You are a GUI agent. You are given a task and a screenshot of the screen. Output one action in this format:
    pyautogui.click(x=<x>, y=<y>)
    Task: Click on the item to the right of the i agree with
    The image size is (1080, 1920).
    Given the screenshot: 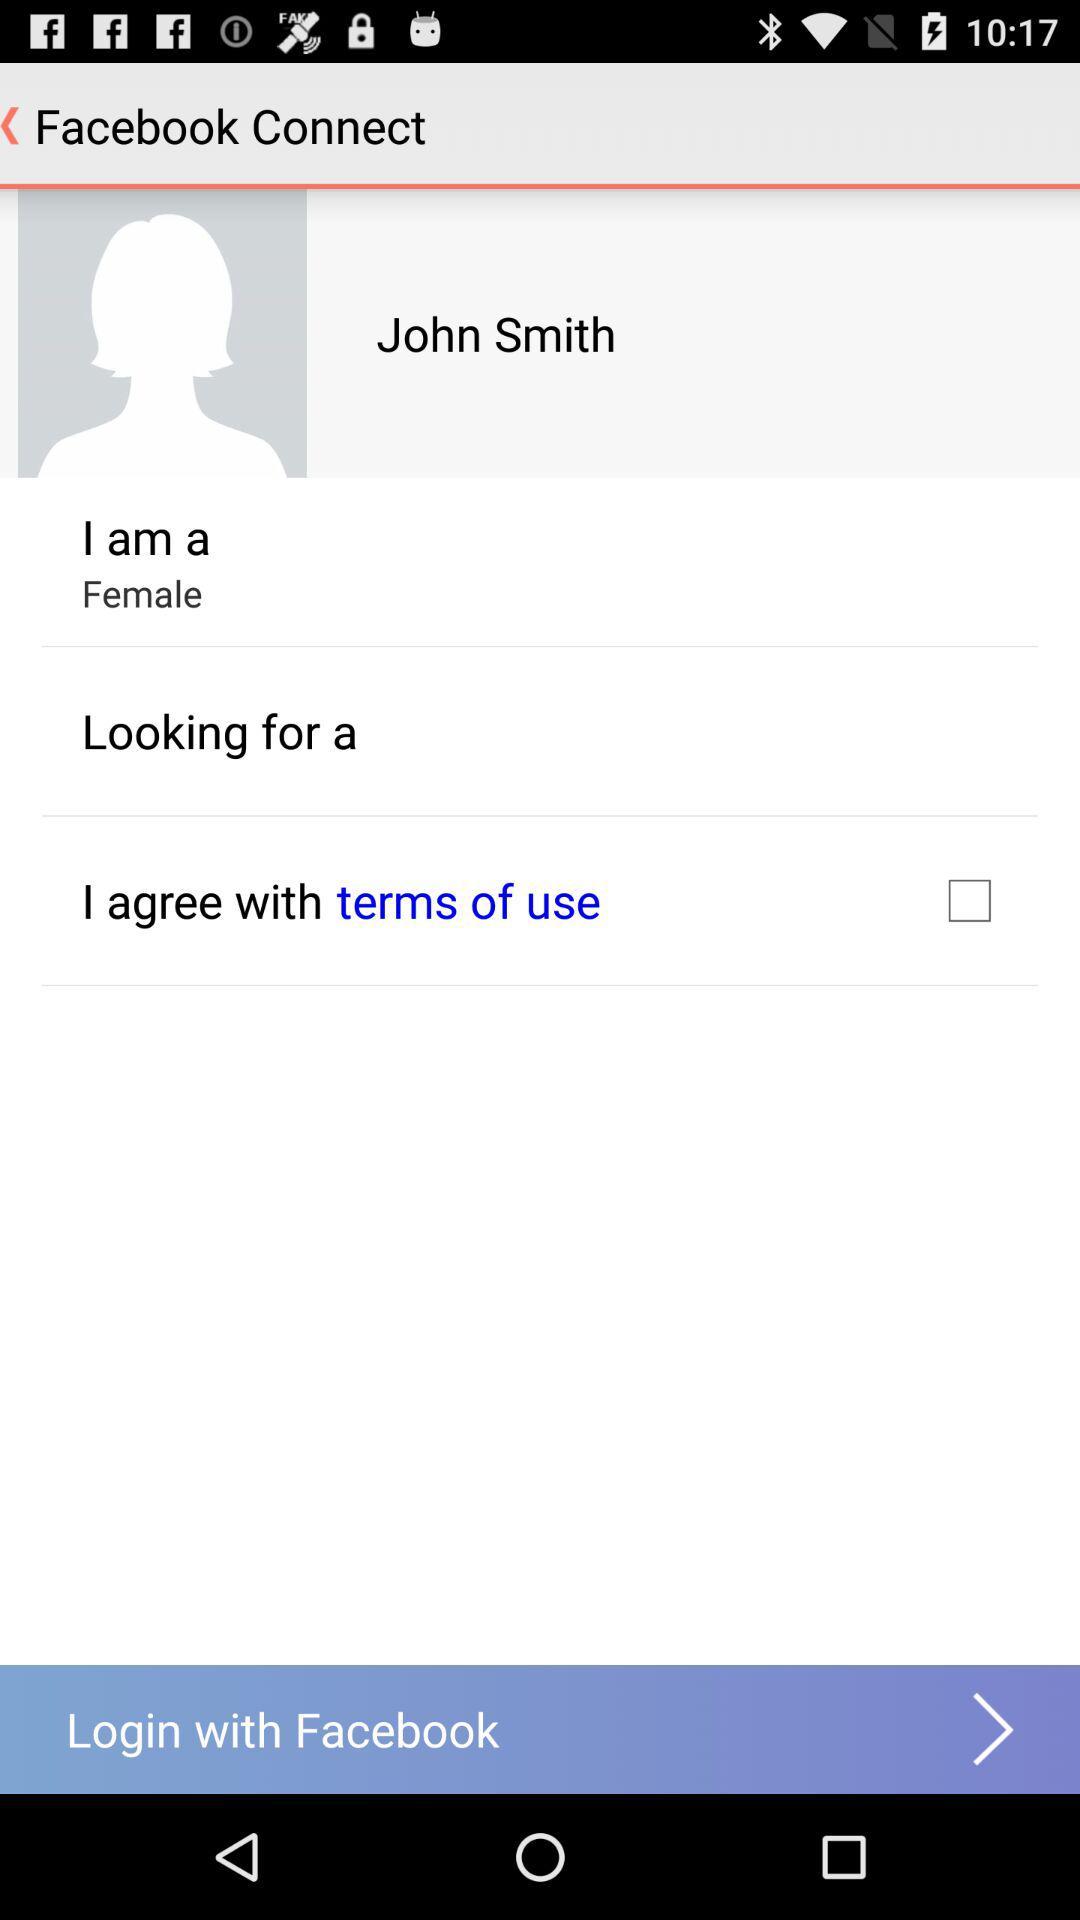 What is the action you would take?
    pyautogui.click(x=468, y=899)
    